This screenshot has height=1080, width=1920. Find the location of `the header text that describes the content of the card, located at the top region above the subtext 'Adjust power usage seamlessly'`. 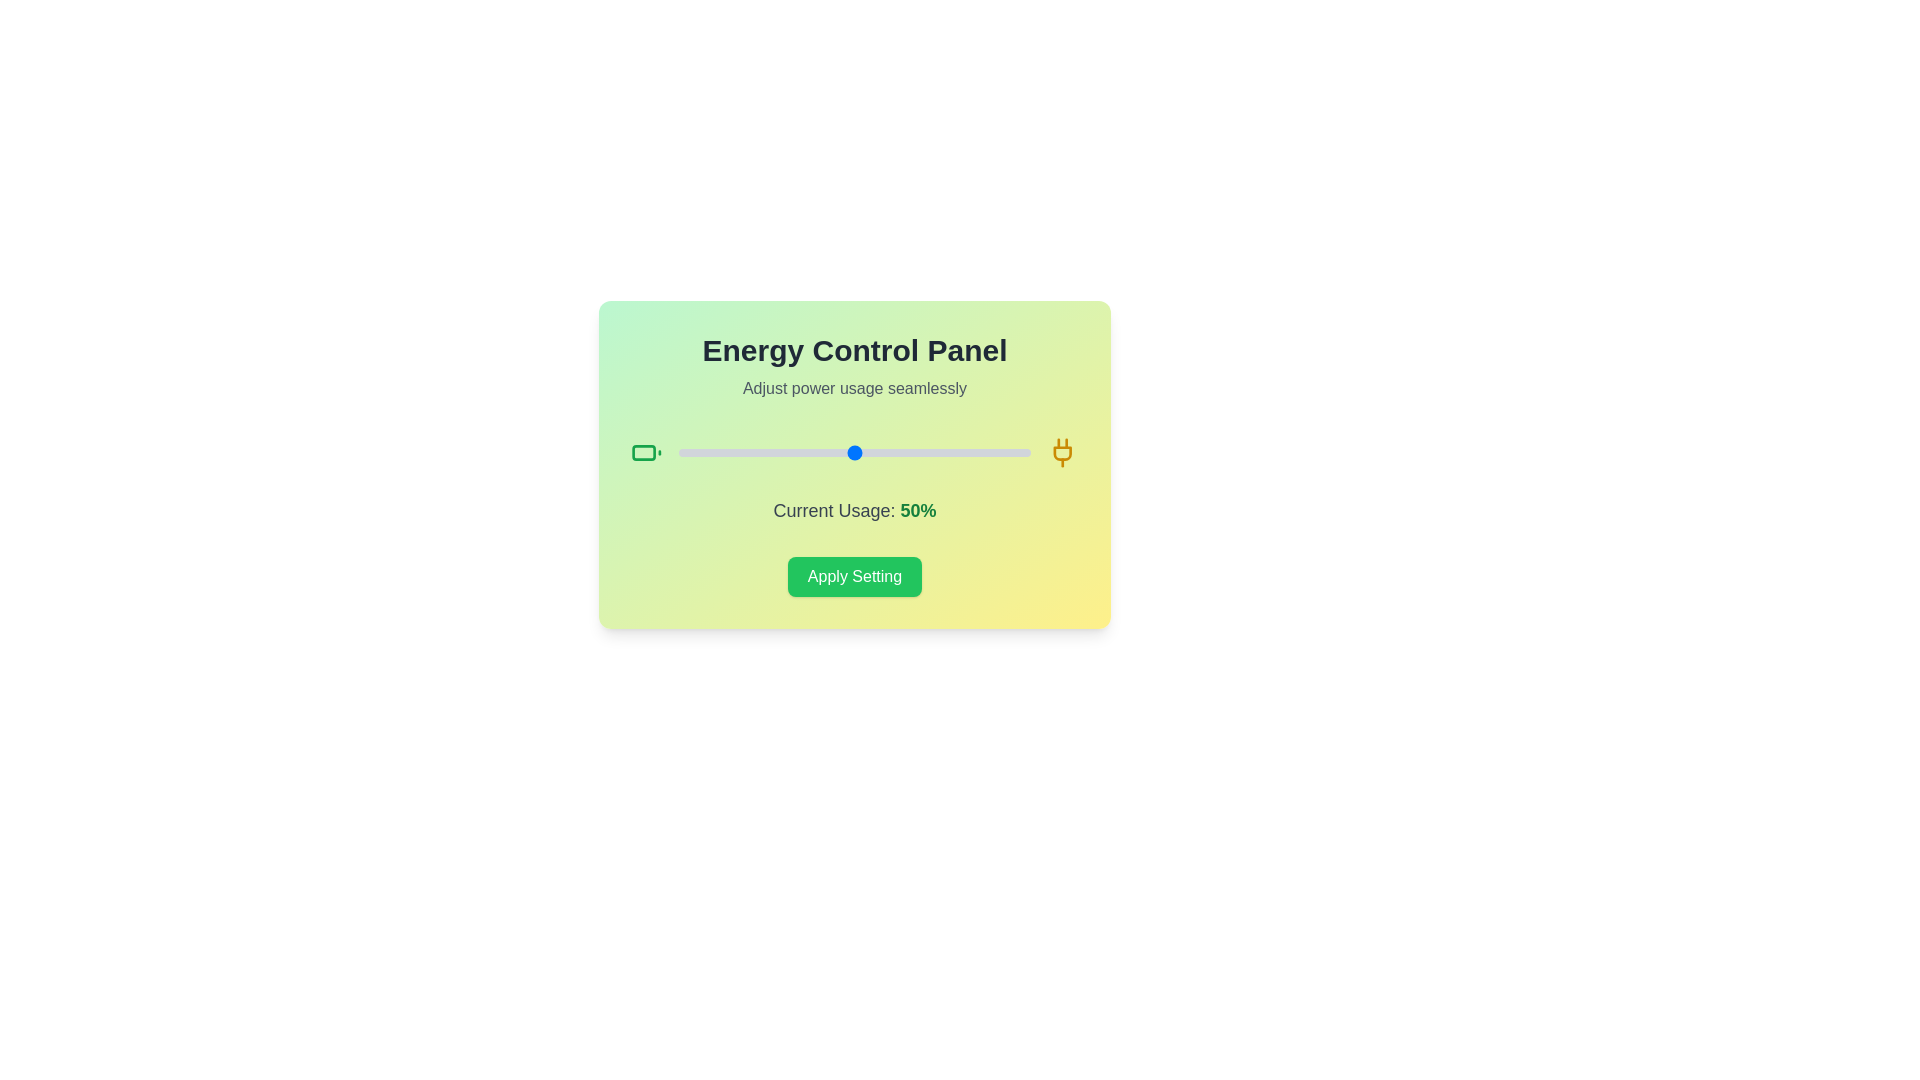

the header text that describes the content of the card, located at the top region above the subtext 'Adjust power usage seamlessly' is located at coordinates (854, 350).